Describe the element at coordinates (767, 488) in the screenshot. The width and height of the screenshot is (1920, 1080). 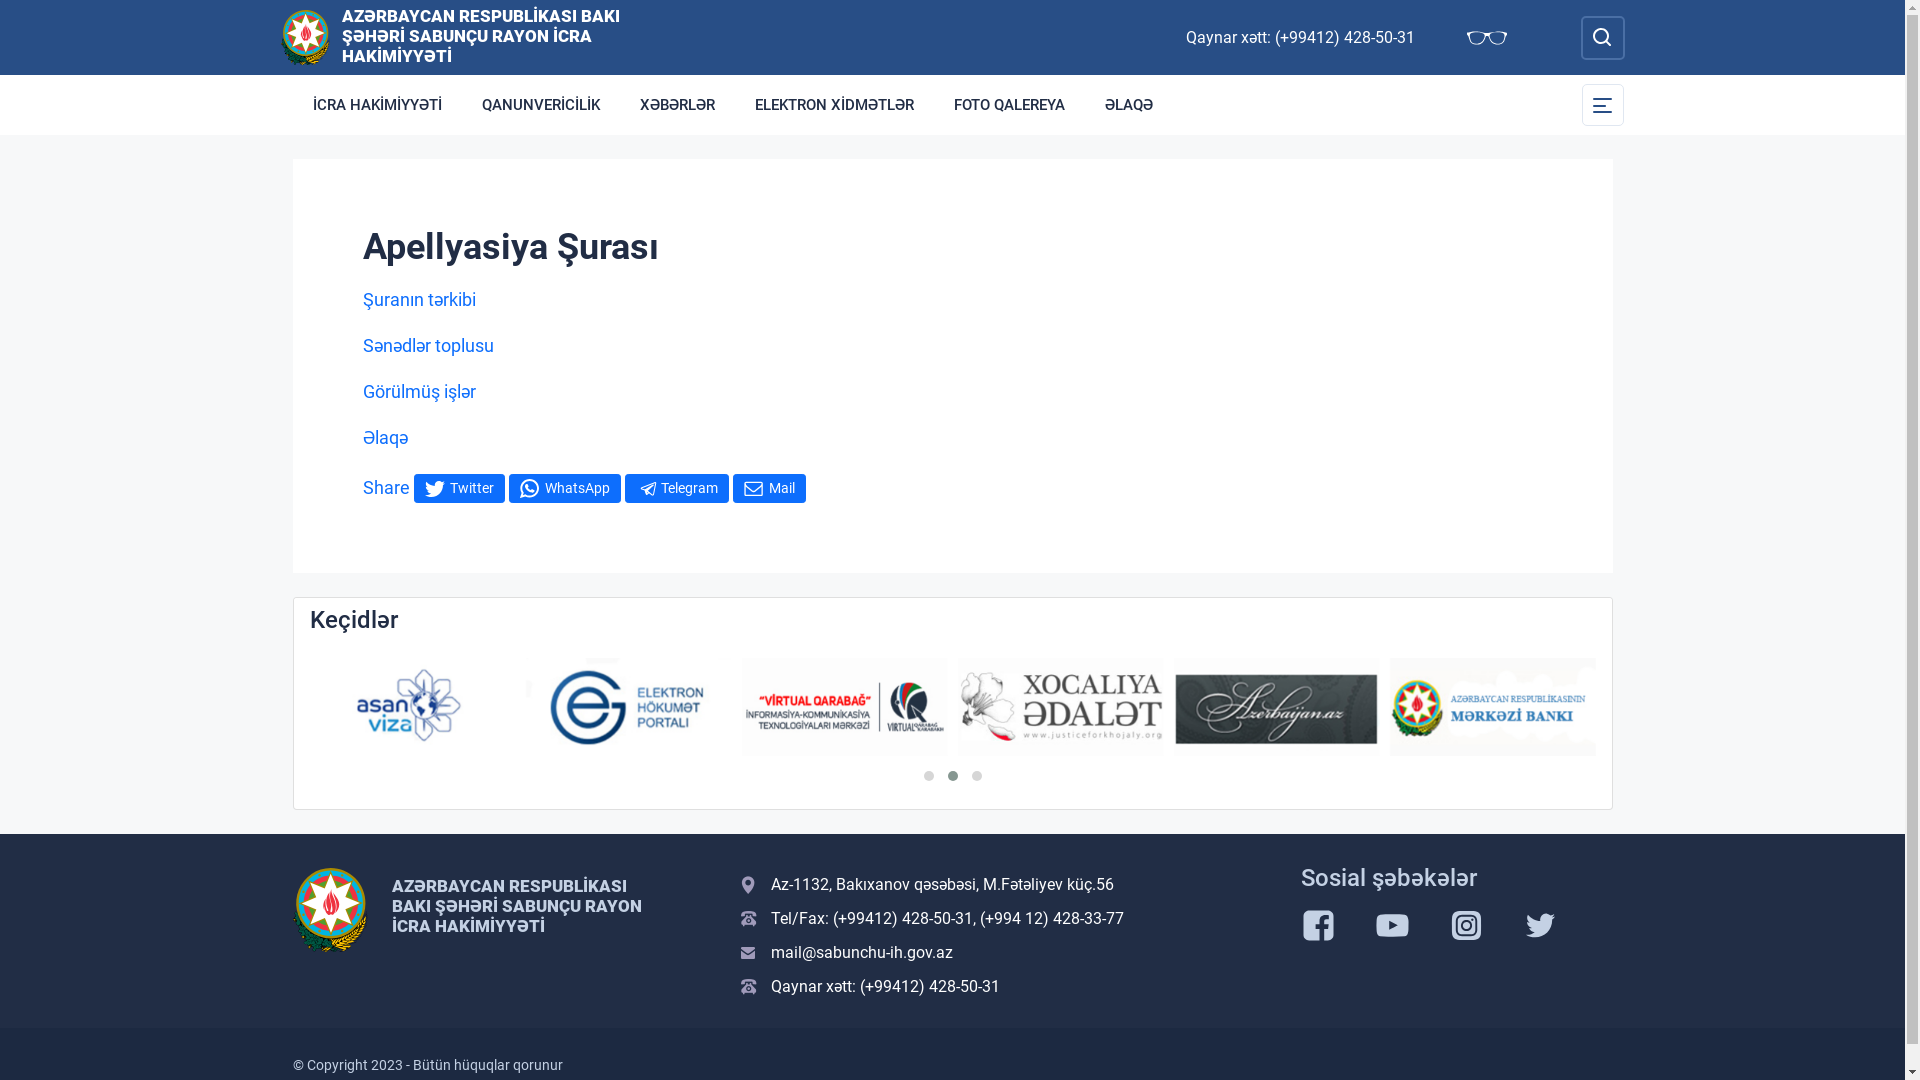
I see `'Mail'` at that location.